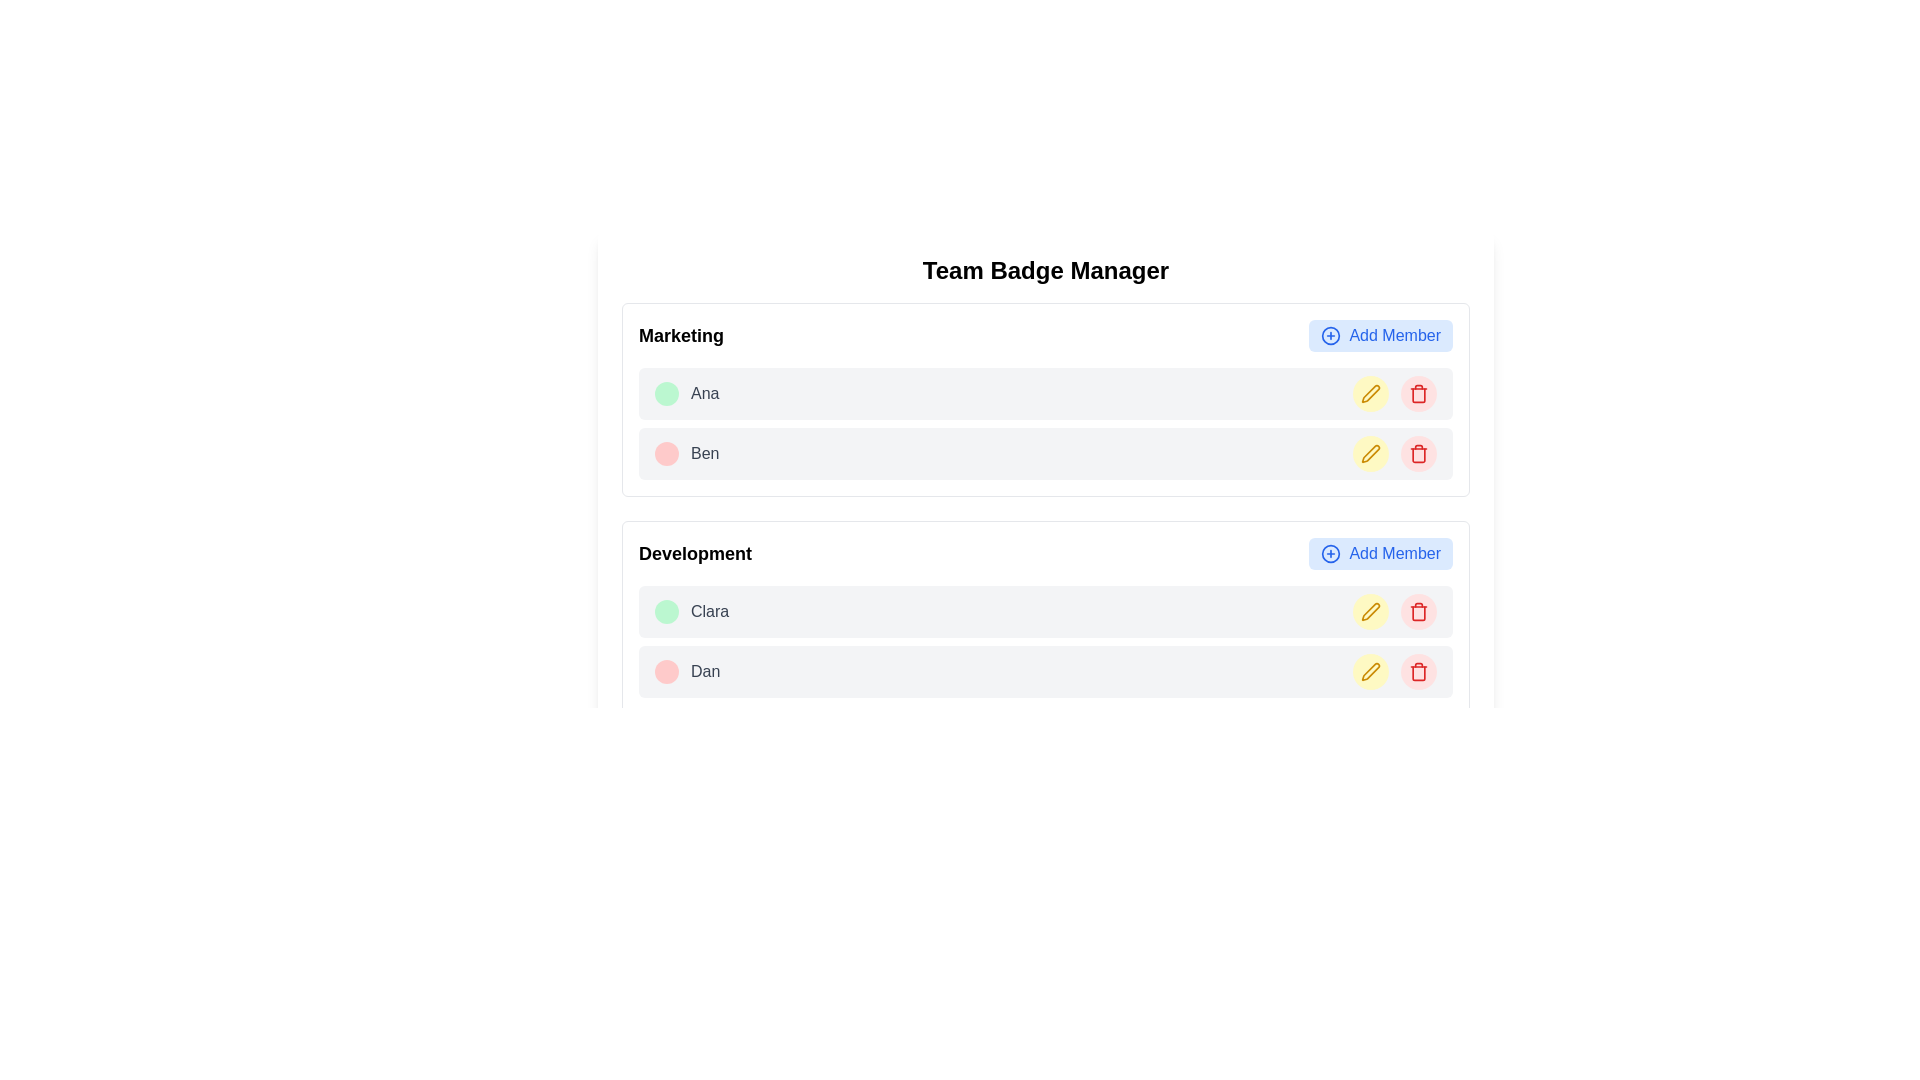 The image size is (1920, 1080). I want to click on the right button in the action controls for deleting the 'Dan' entry in the 'Development' section, so click(1394, 671).